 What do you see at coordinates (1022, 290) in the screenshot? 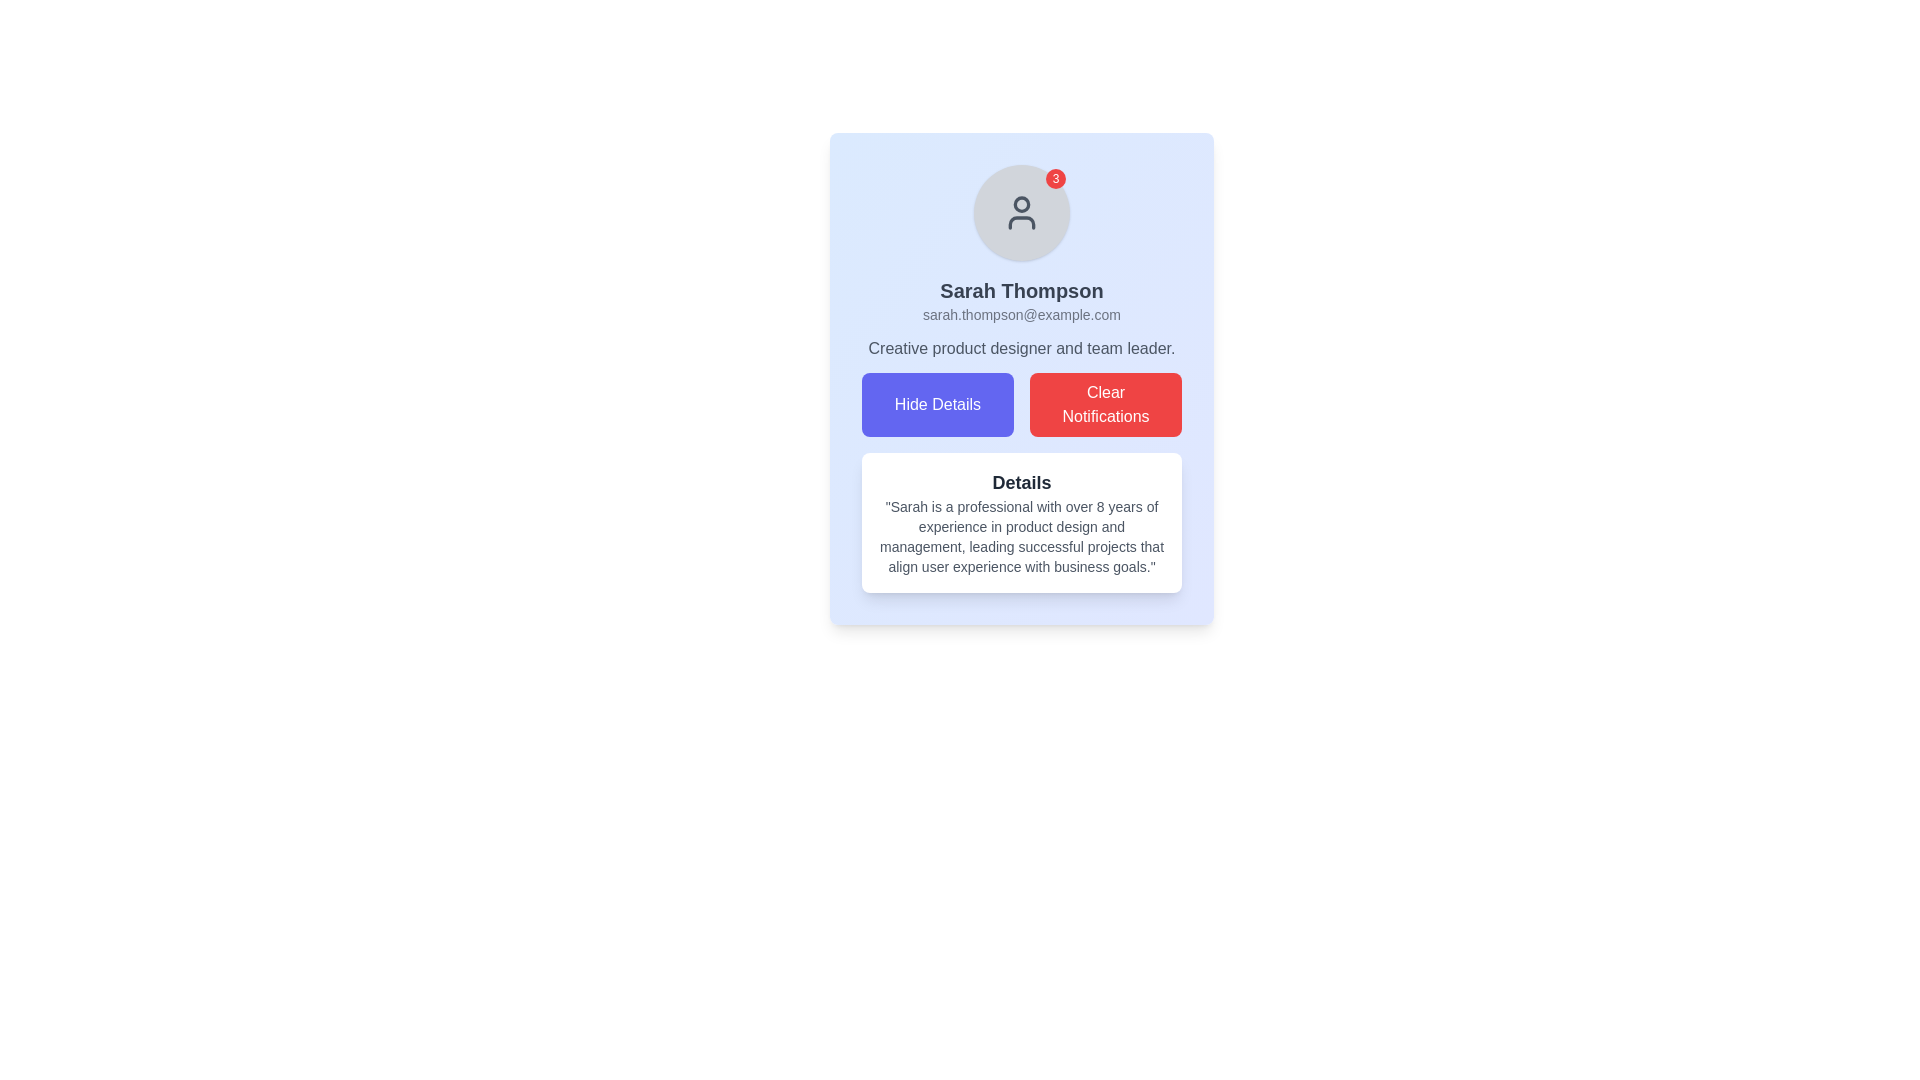
I see `bold, extra-large text label displaying 'Sarah Thompson', which is prominently positioned under the avatar icon and above the email address` at bounding box center [1022, 290].